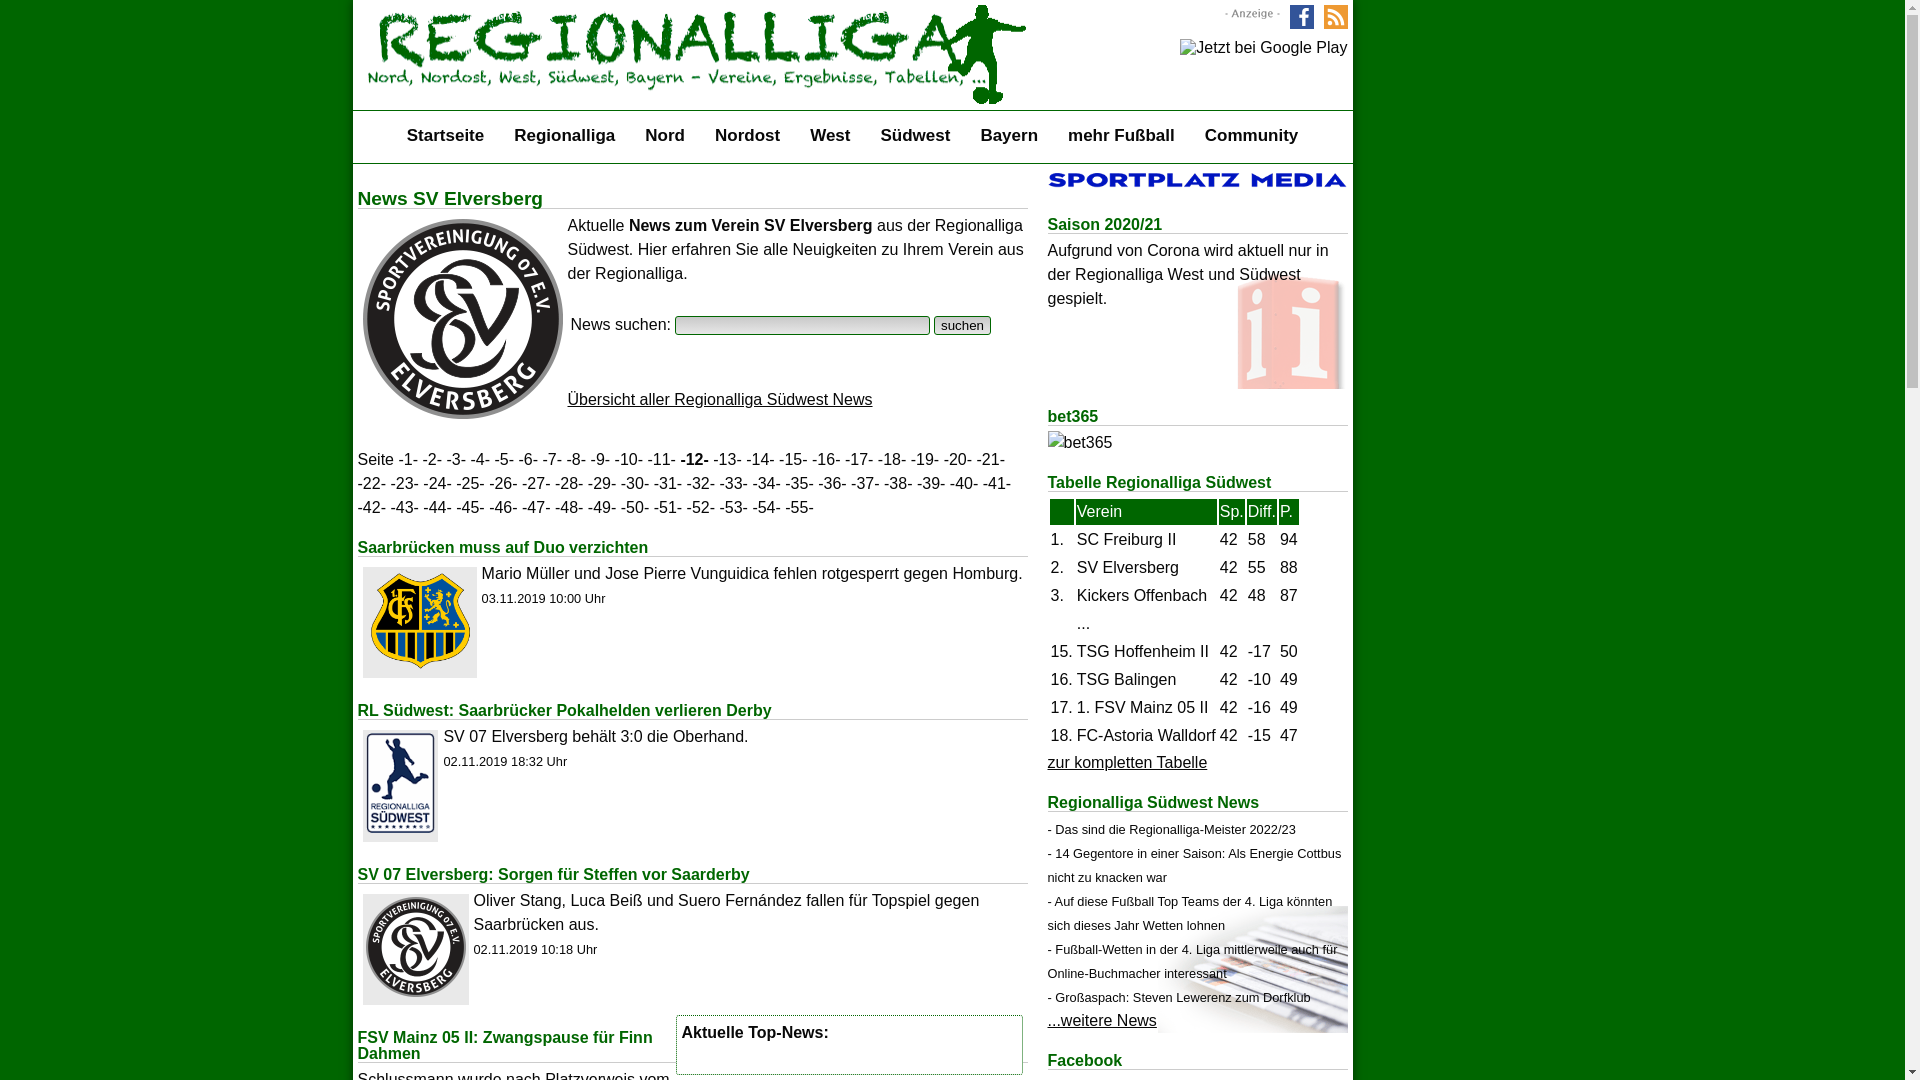 The height and width of the screenshot is (1080, 1920). Describe the element at coordinates (791, 459) in the screenshot. I see `'-15-'` at that location.